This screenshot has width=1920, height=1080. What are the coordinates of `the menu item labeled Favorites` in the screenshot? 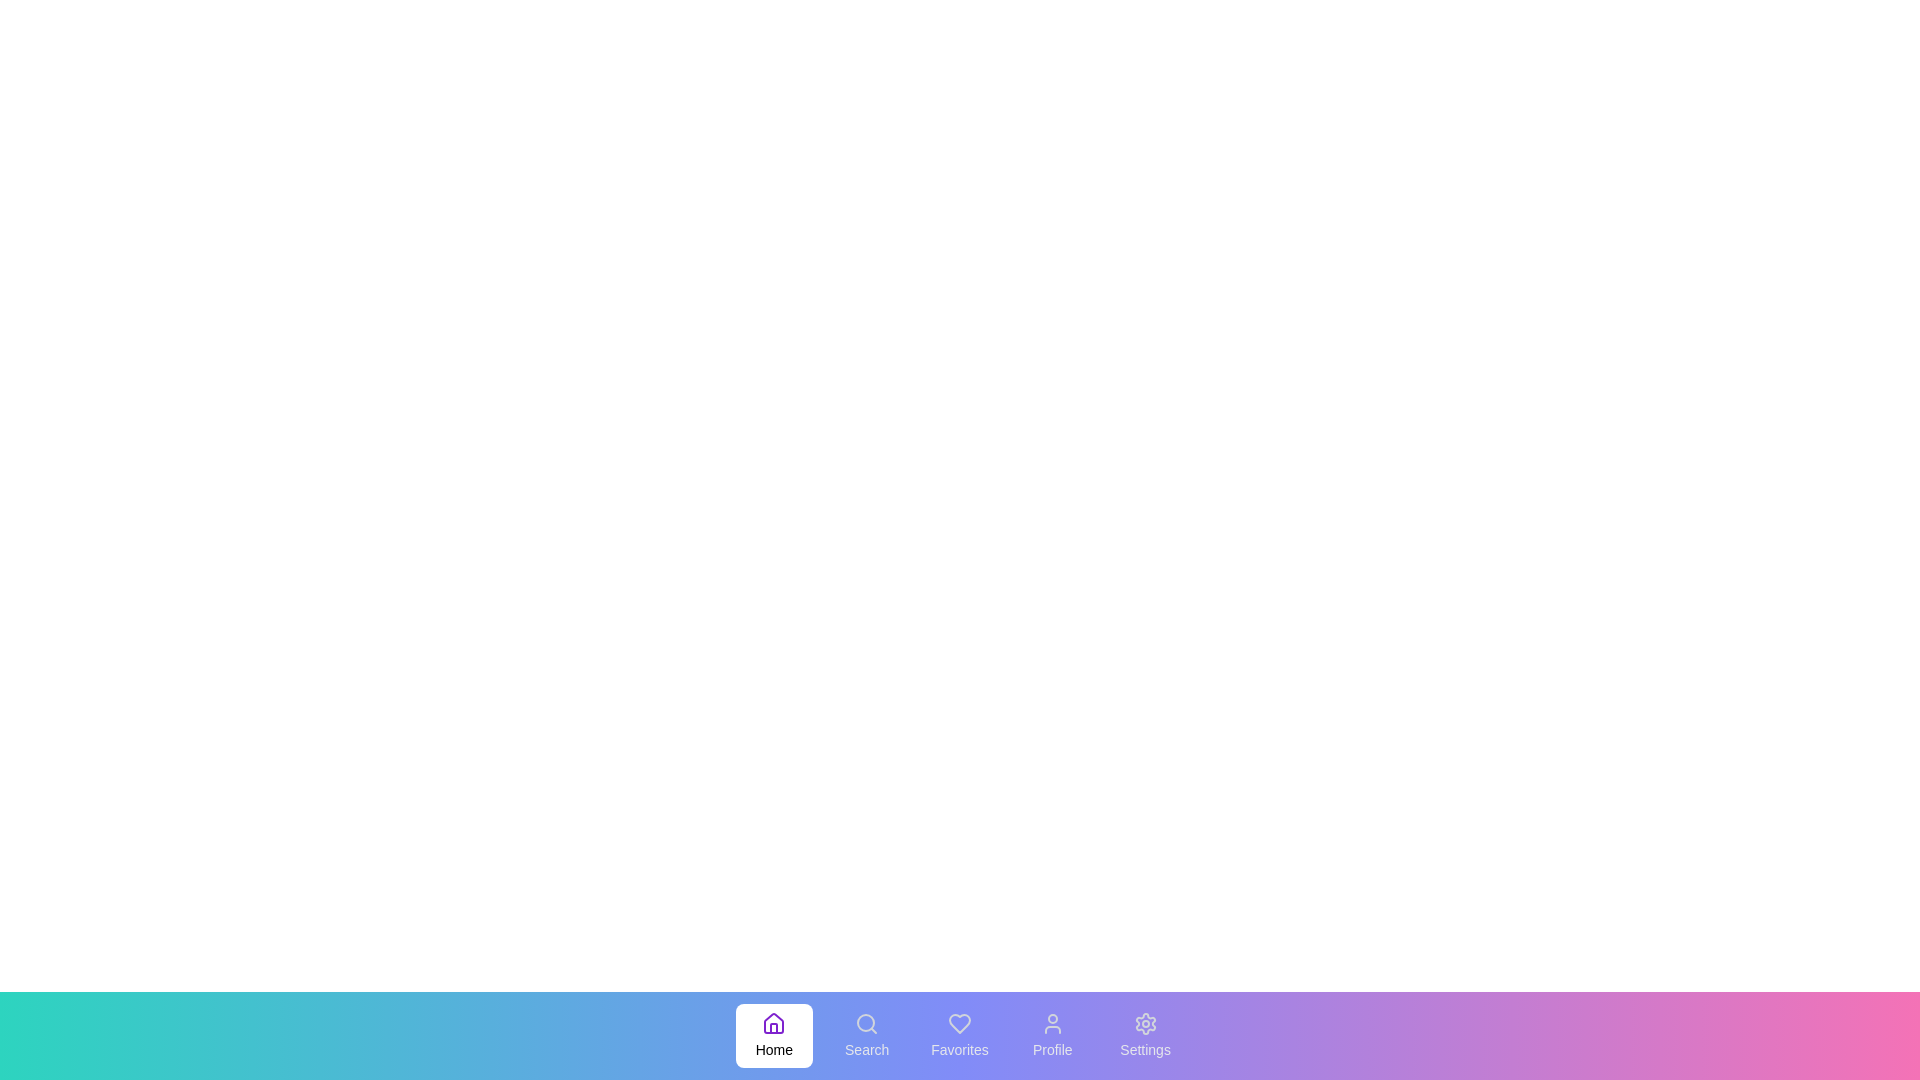 It's located at (960, 1035).